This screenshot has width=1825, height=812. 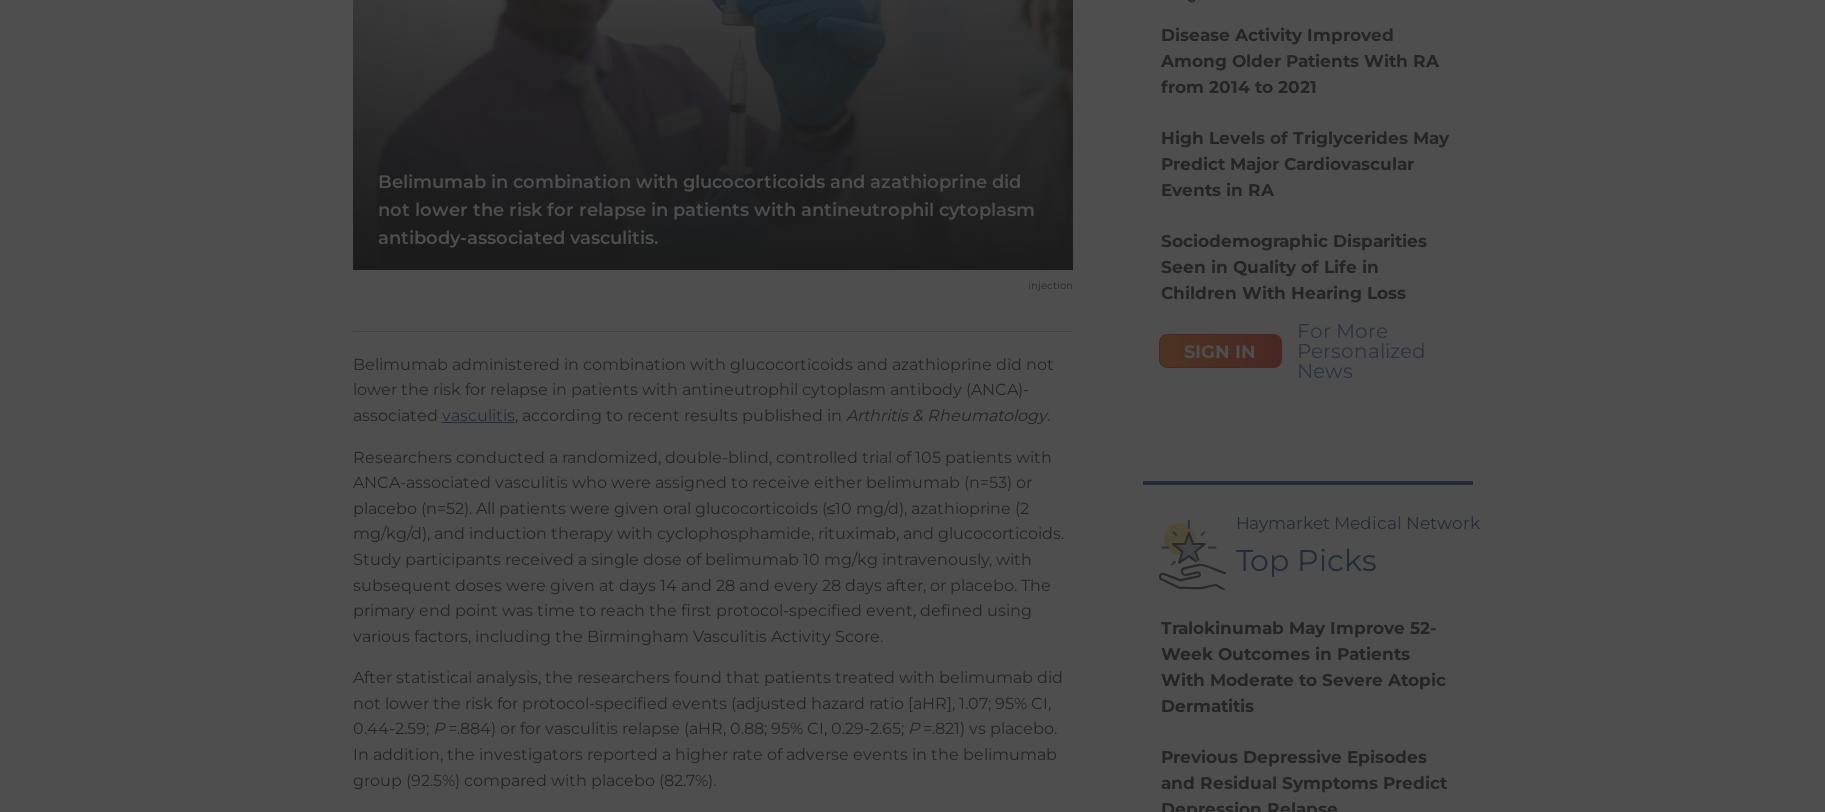 What do you see at coordinates (707, 703) in the screenshot?
I see `'After statistical analysis, the researchers found that patients treated with belimumab did not lower the risk for protocol-specified events (adjusted hazard ratio [aHR], 1.07; 95% CI, 0.44-2.59;'` at bounding box center [707, 703].